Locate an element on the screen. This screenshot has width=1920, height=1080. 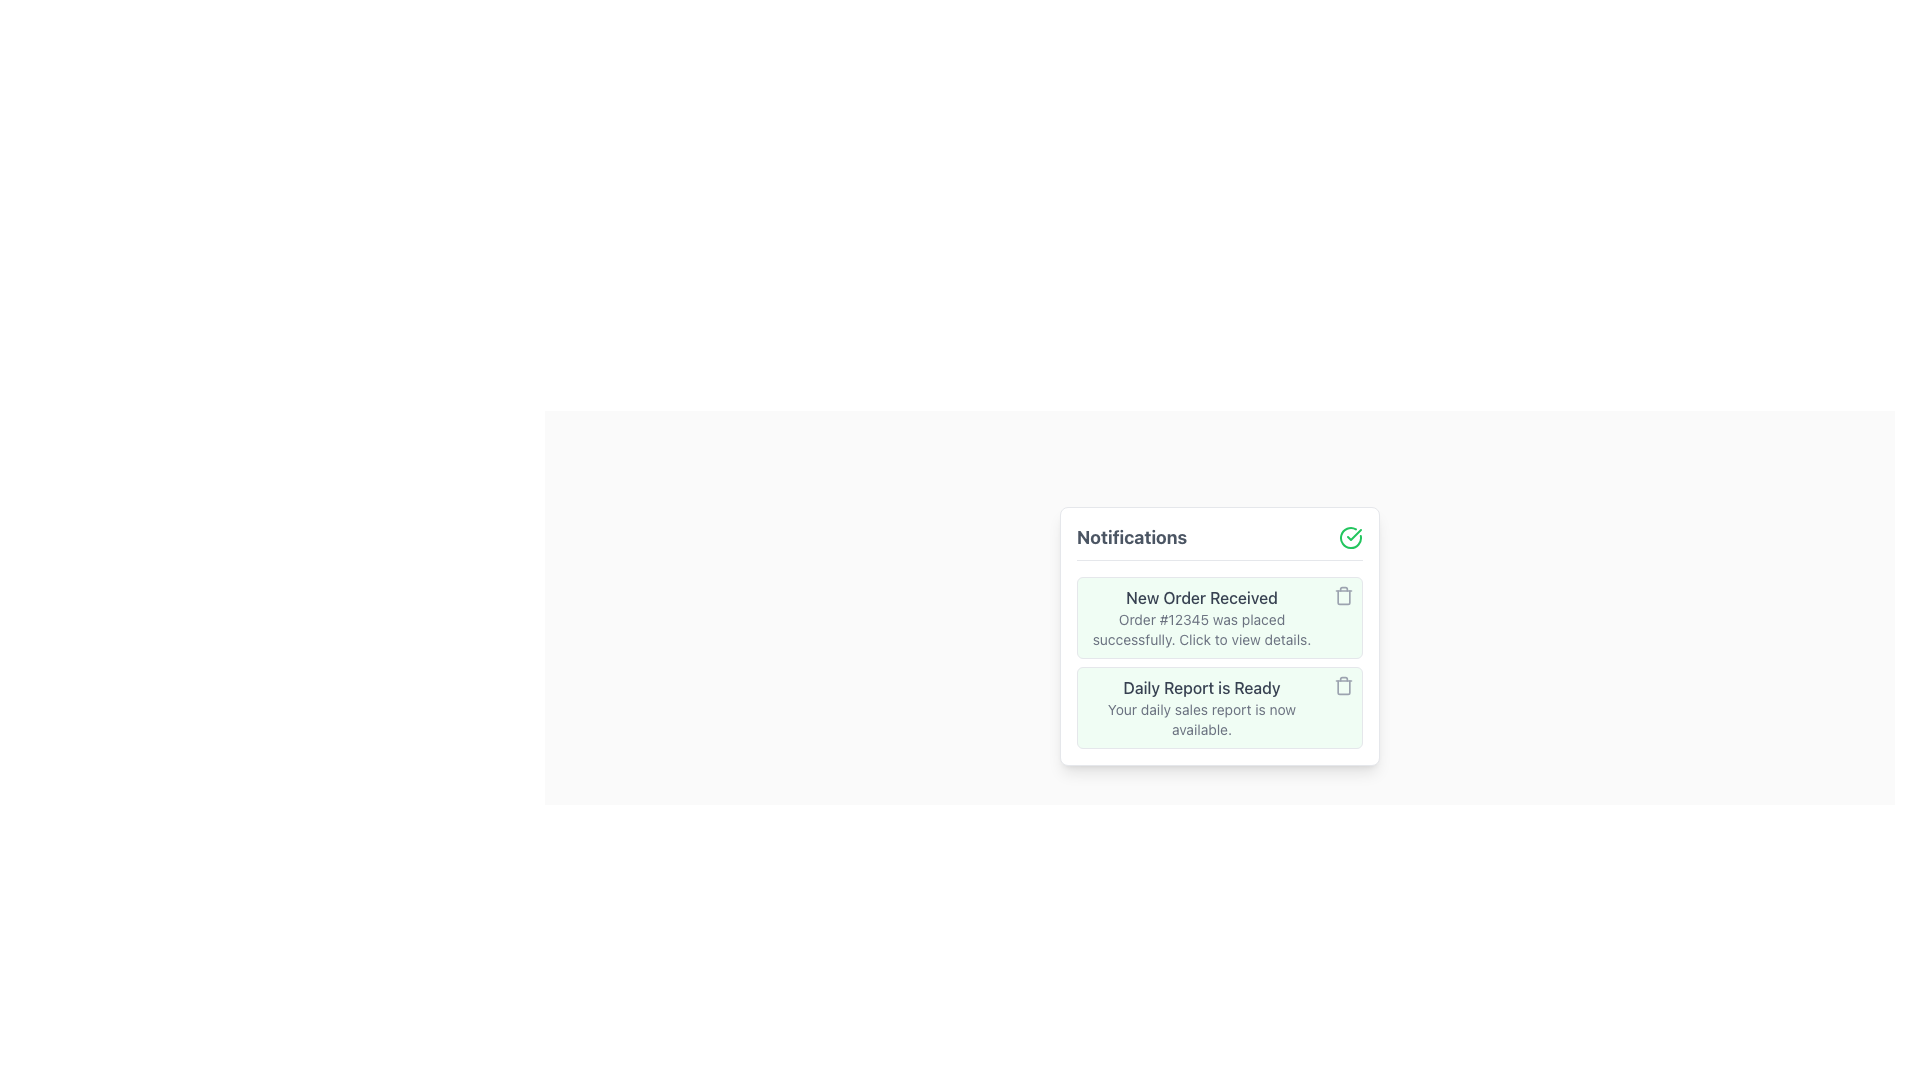
the notification title text indicating that the daily sales report is ready, which is located in the second card of the 'Notifications' list is located at coordinates (1200, 686).